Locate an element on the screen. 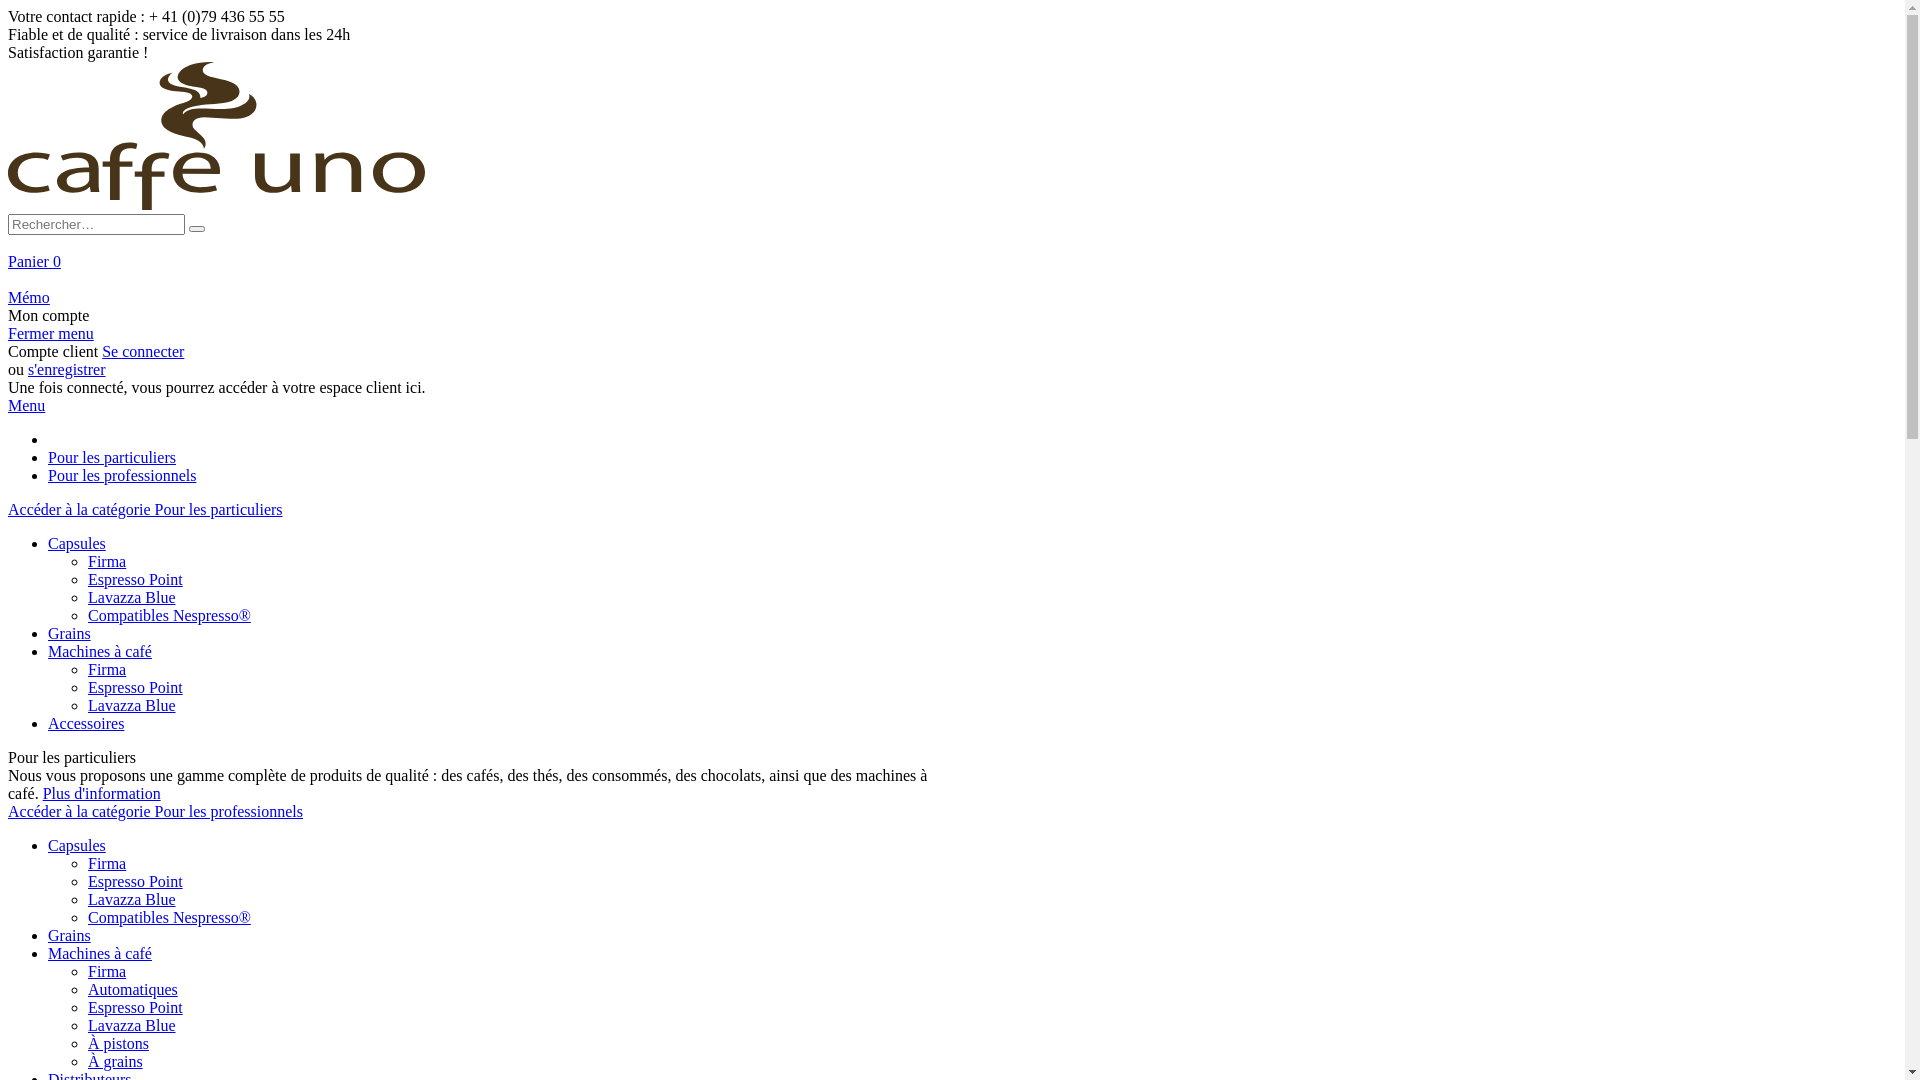  'Lavazza Blue' is located at coordinates (130, 1024).